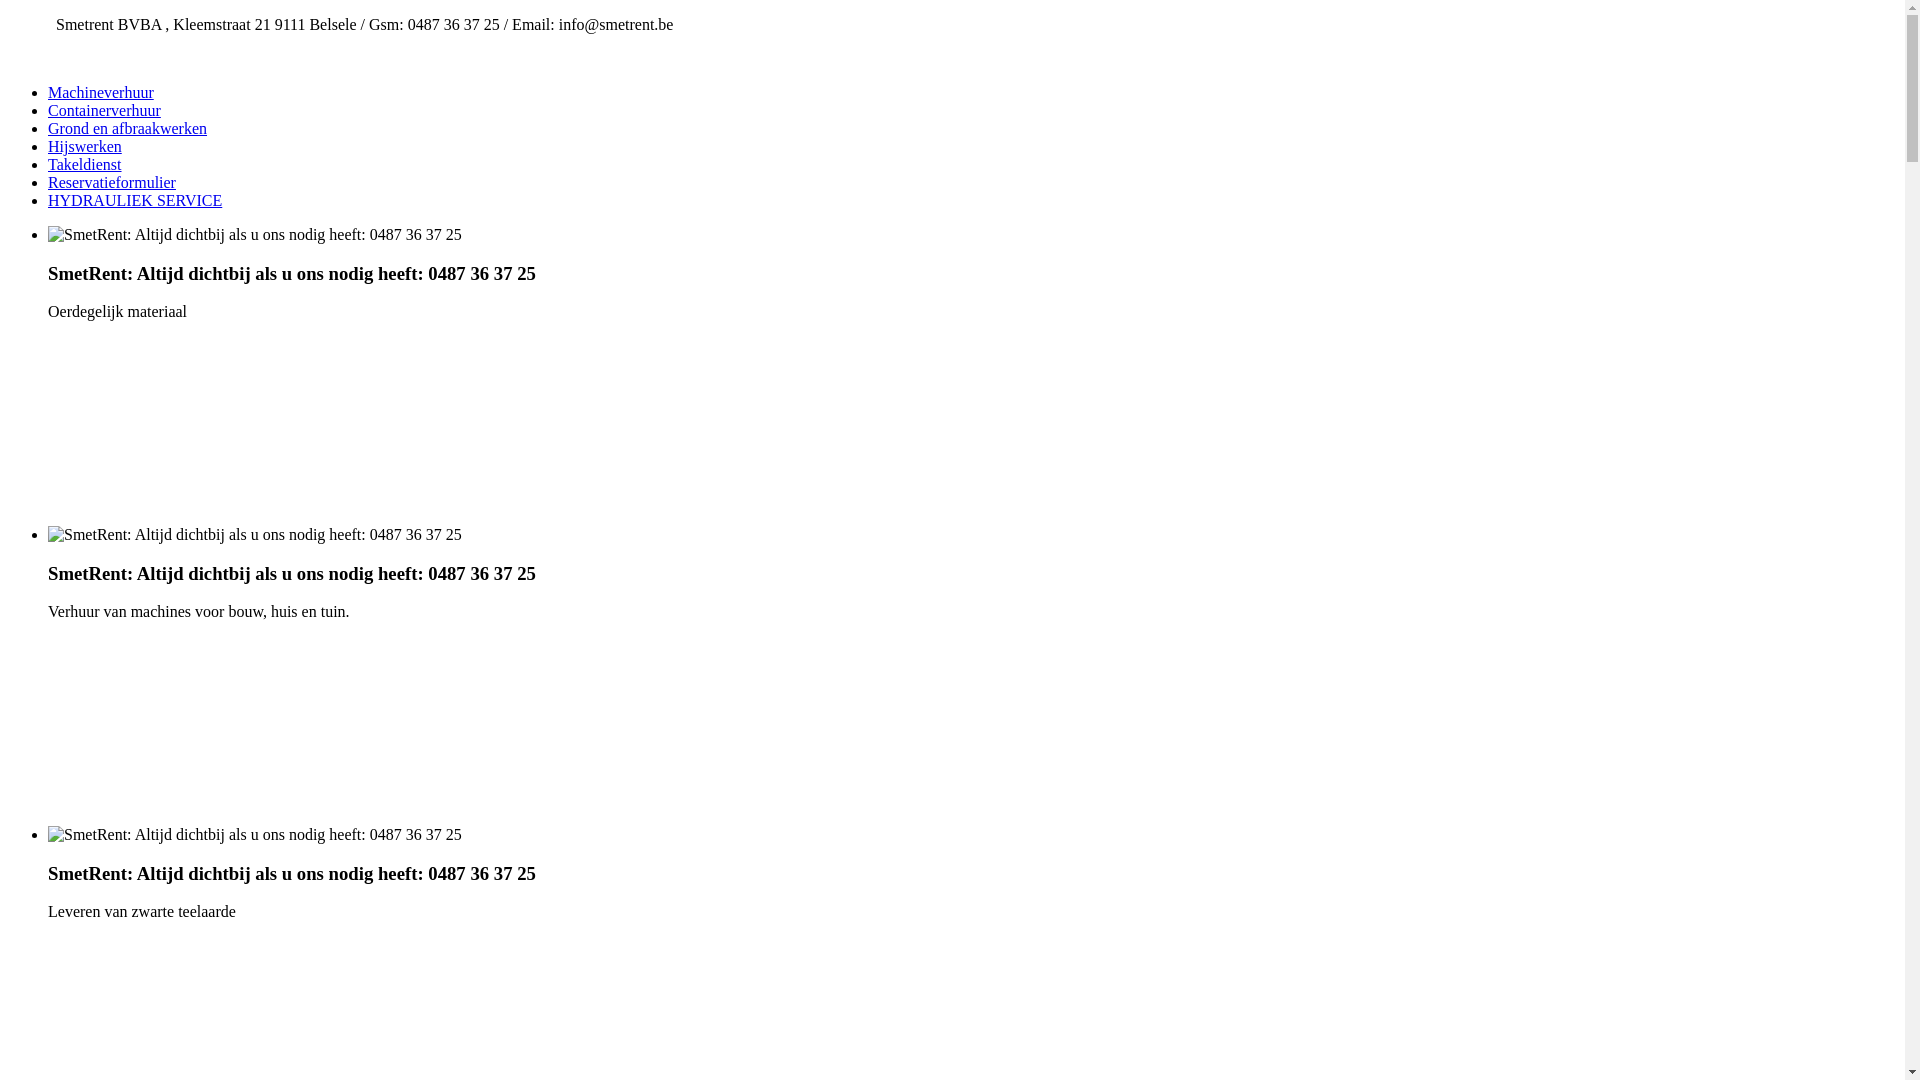 This screenshot has width=1920, height=1080. Describe the element at coordinates (48, 163) in the screenshot. I see `'Takeldienst'` at that location.